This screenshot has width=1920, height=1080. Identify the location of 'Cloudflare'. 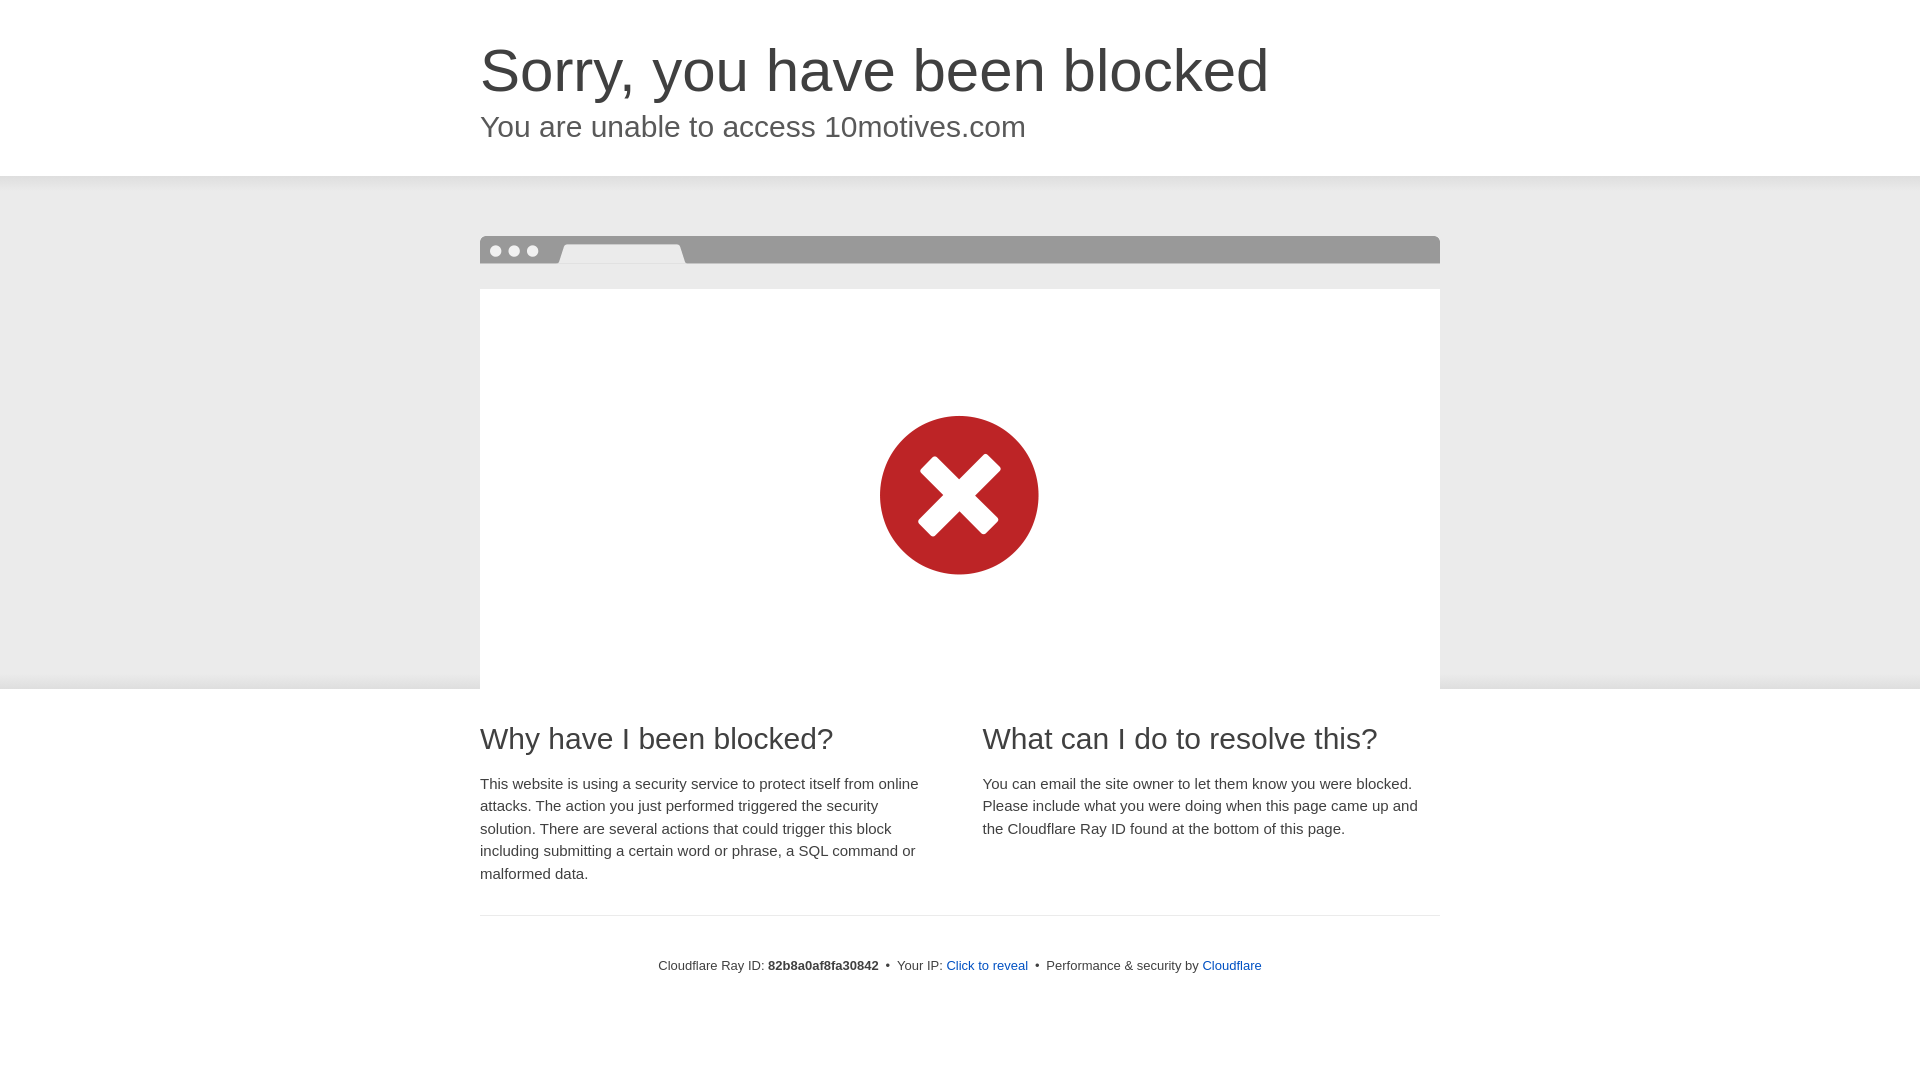
(1230, 964).